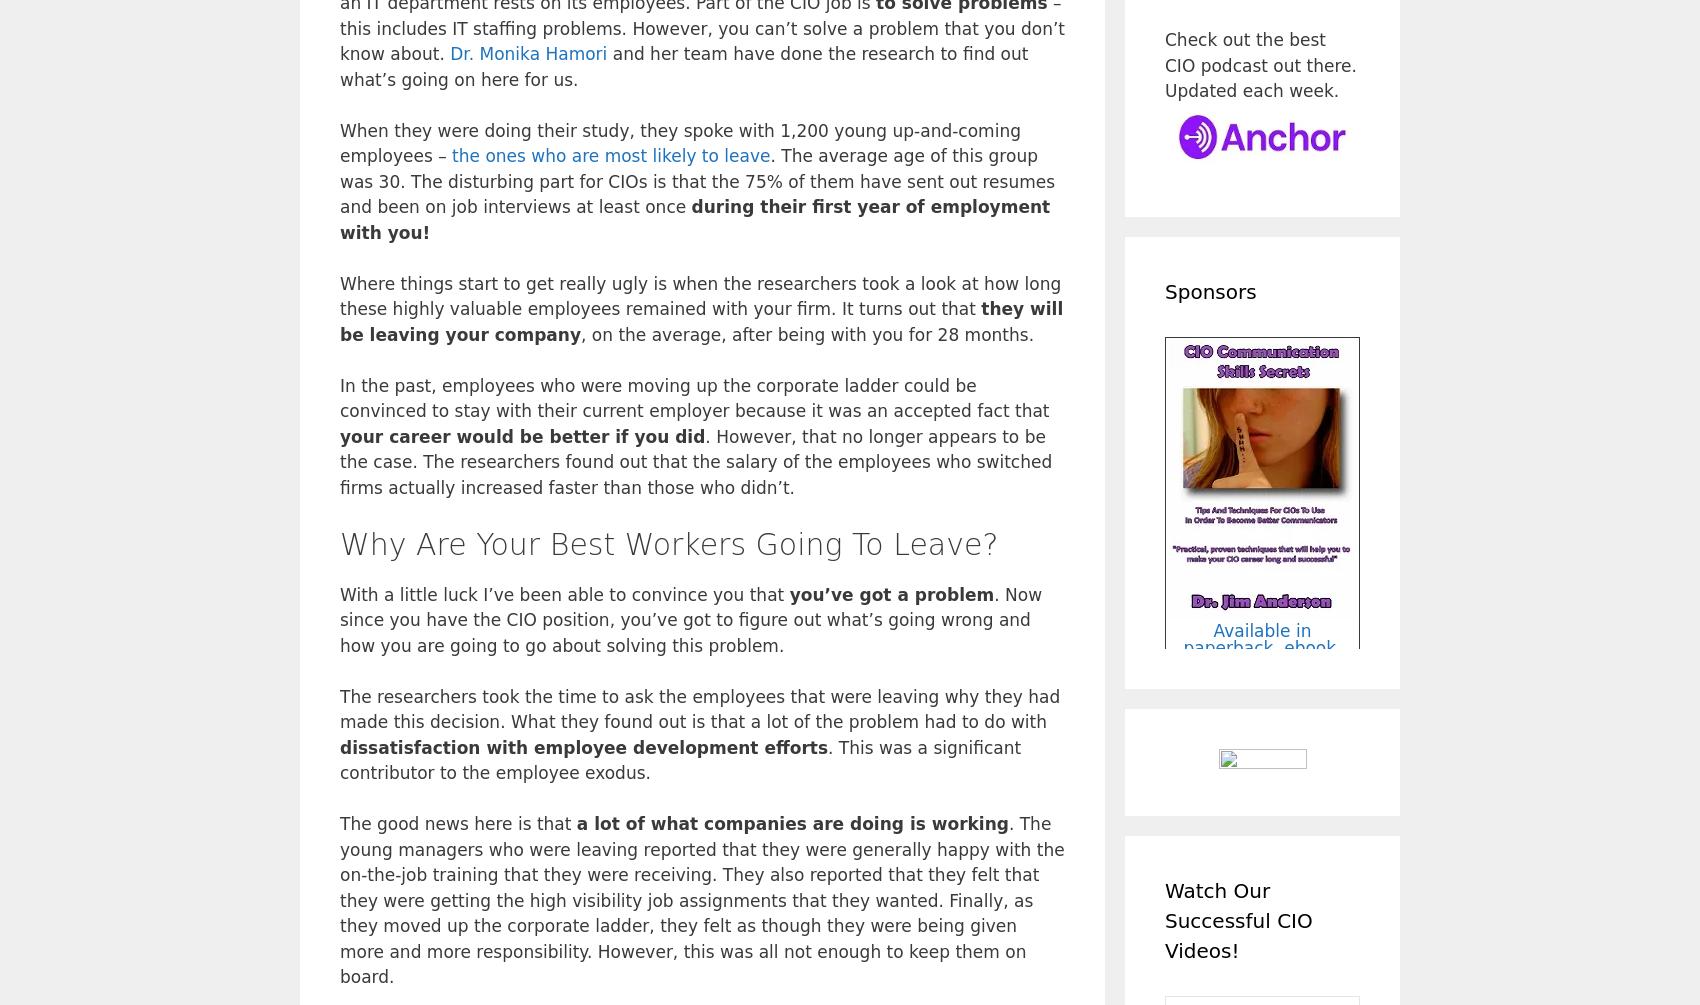 This screenshot has width=1700, height=1005. What do you see at coordinates (1261, 646) in the screenshot?
I see `'Available in paperback, ebook, and audio formats!'` at bounding box center [1261, 646].